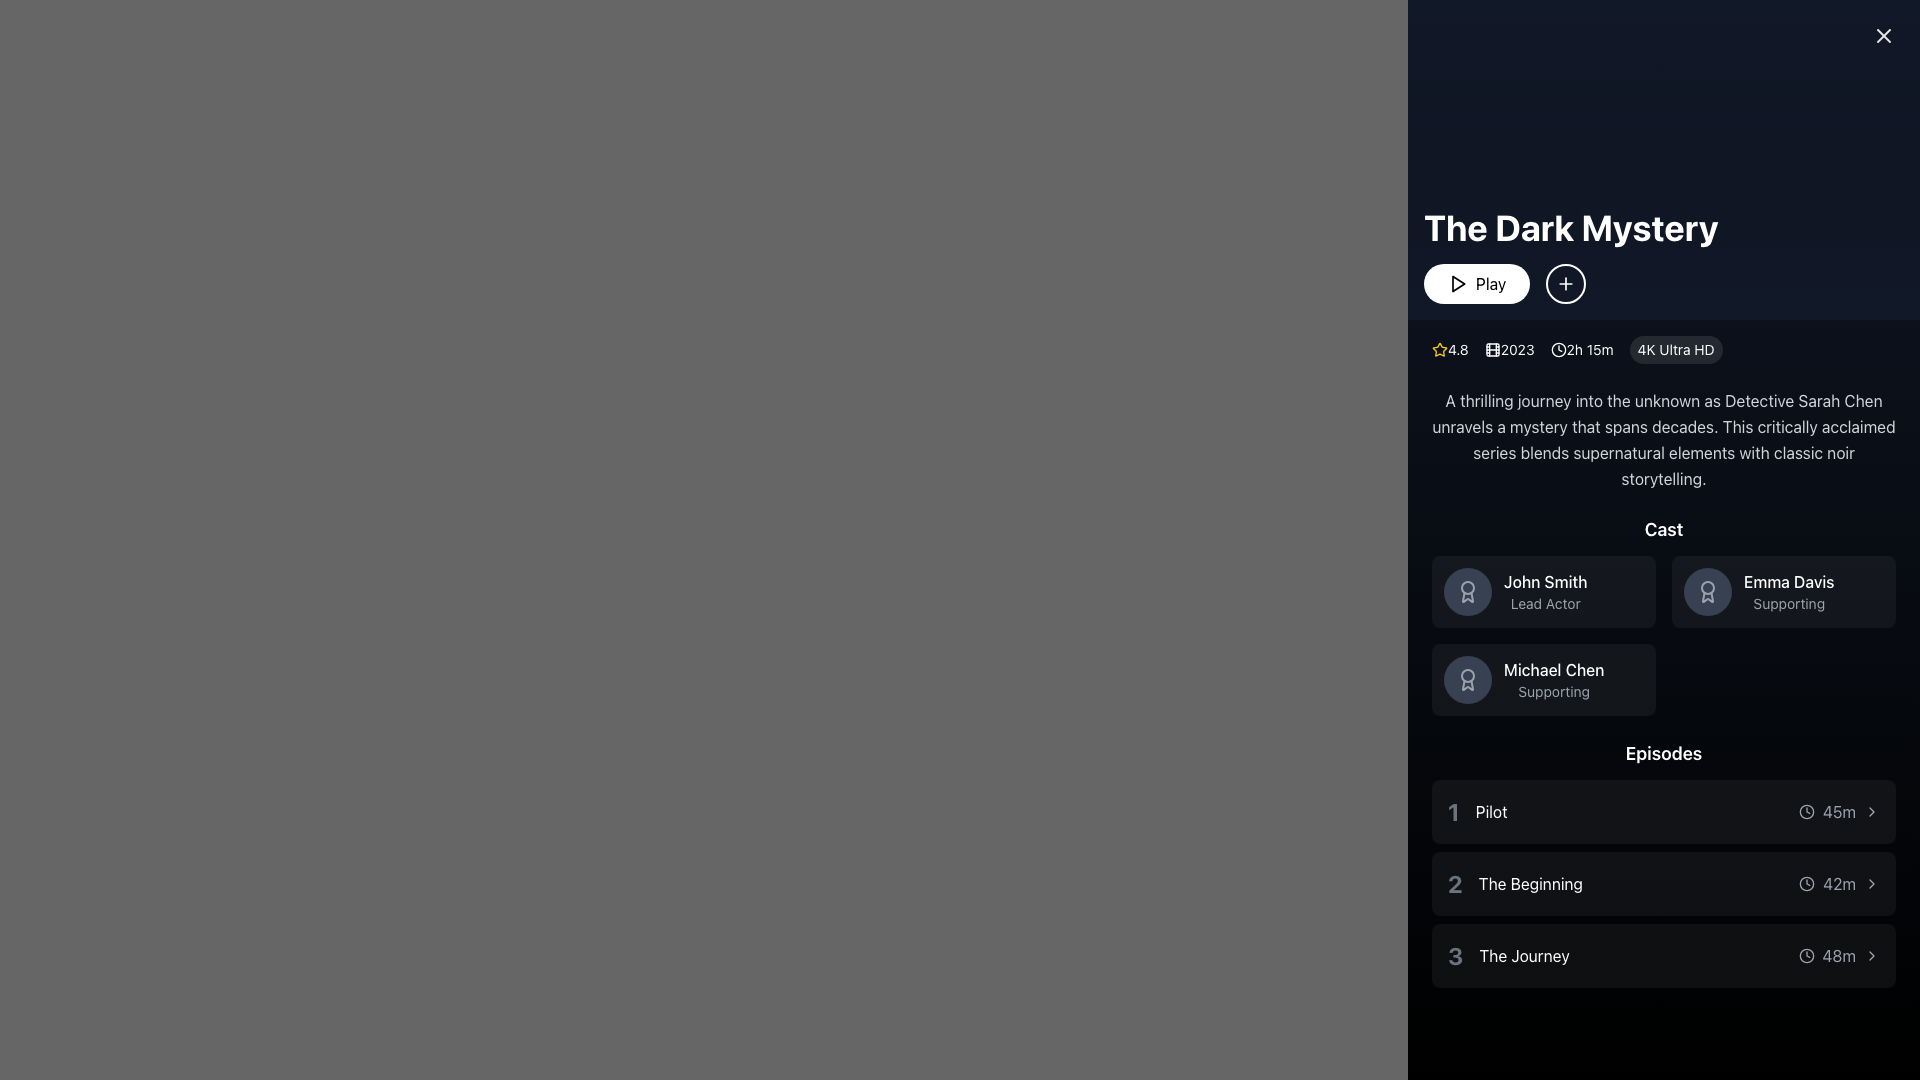 This screenshot has width=1920, height=1080. What do you see at coordinates (1450, 349) in the screenshot?
I see `the Rating display with text and icon that shows a rating of '4.8', located to the left of the metadata section and accompanied by a star icon` at bounding box center [1450, 349].